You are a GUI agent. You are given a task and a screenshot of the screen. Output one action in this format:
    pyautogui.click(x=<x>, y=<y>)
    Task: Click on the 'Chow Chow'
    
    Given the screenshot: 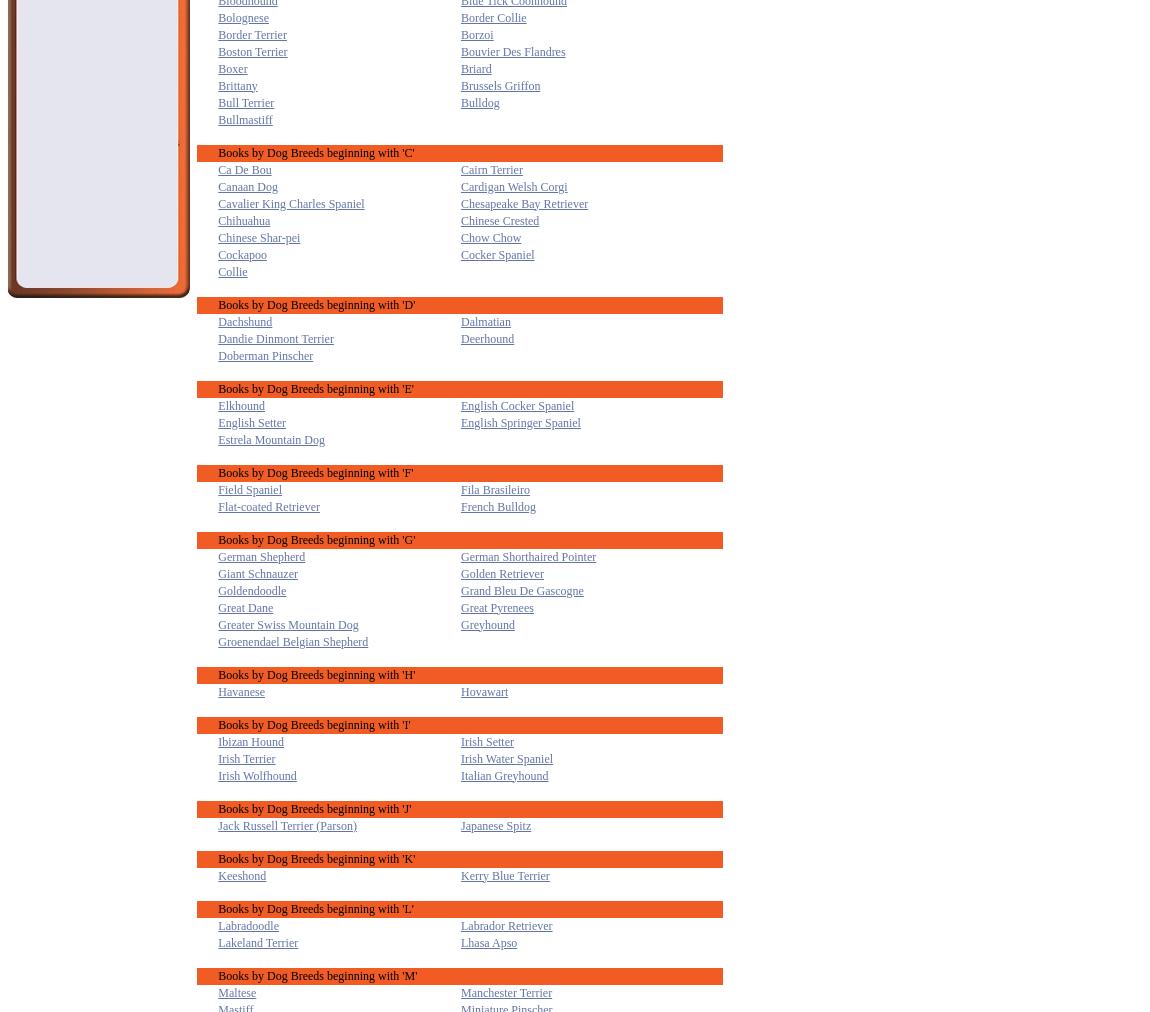 What is the action you would take?
    pyautogui.click(x=490, y=237)
    